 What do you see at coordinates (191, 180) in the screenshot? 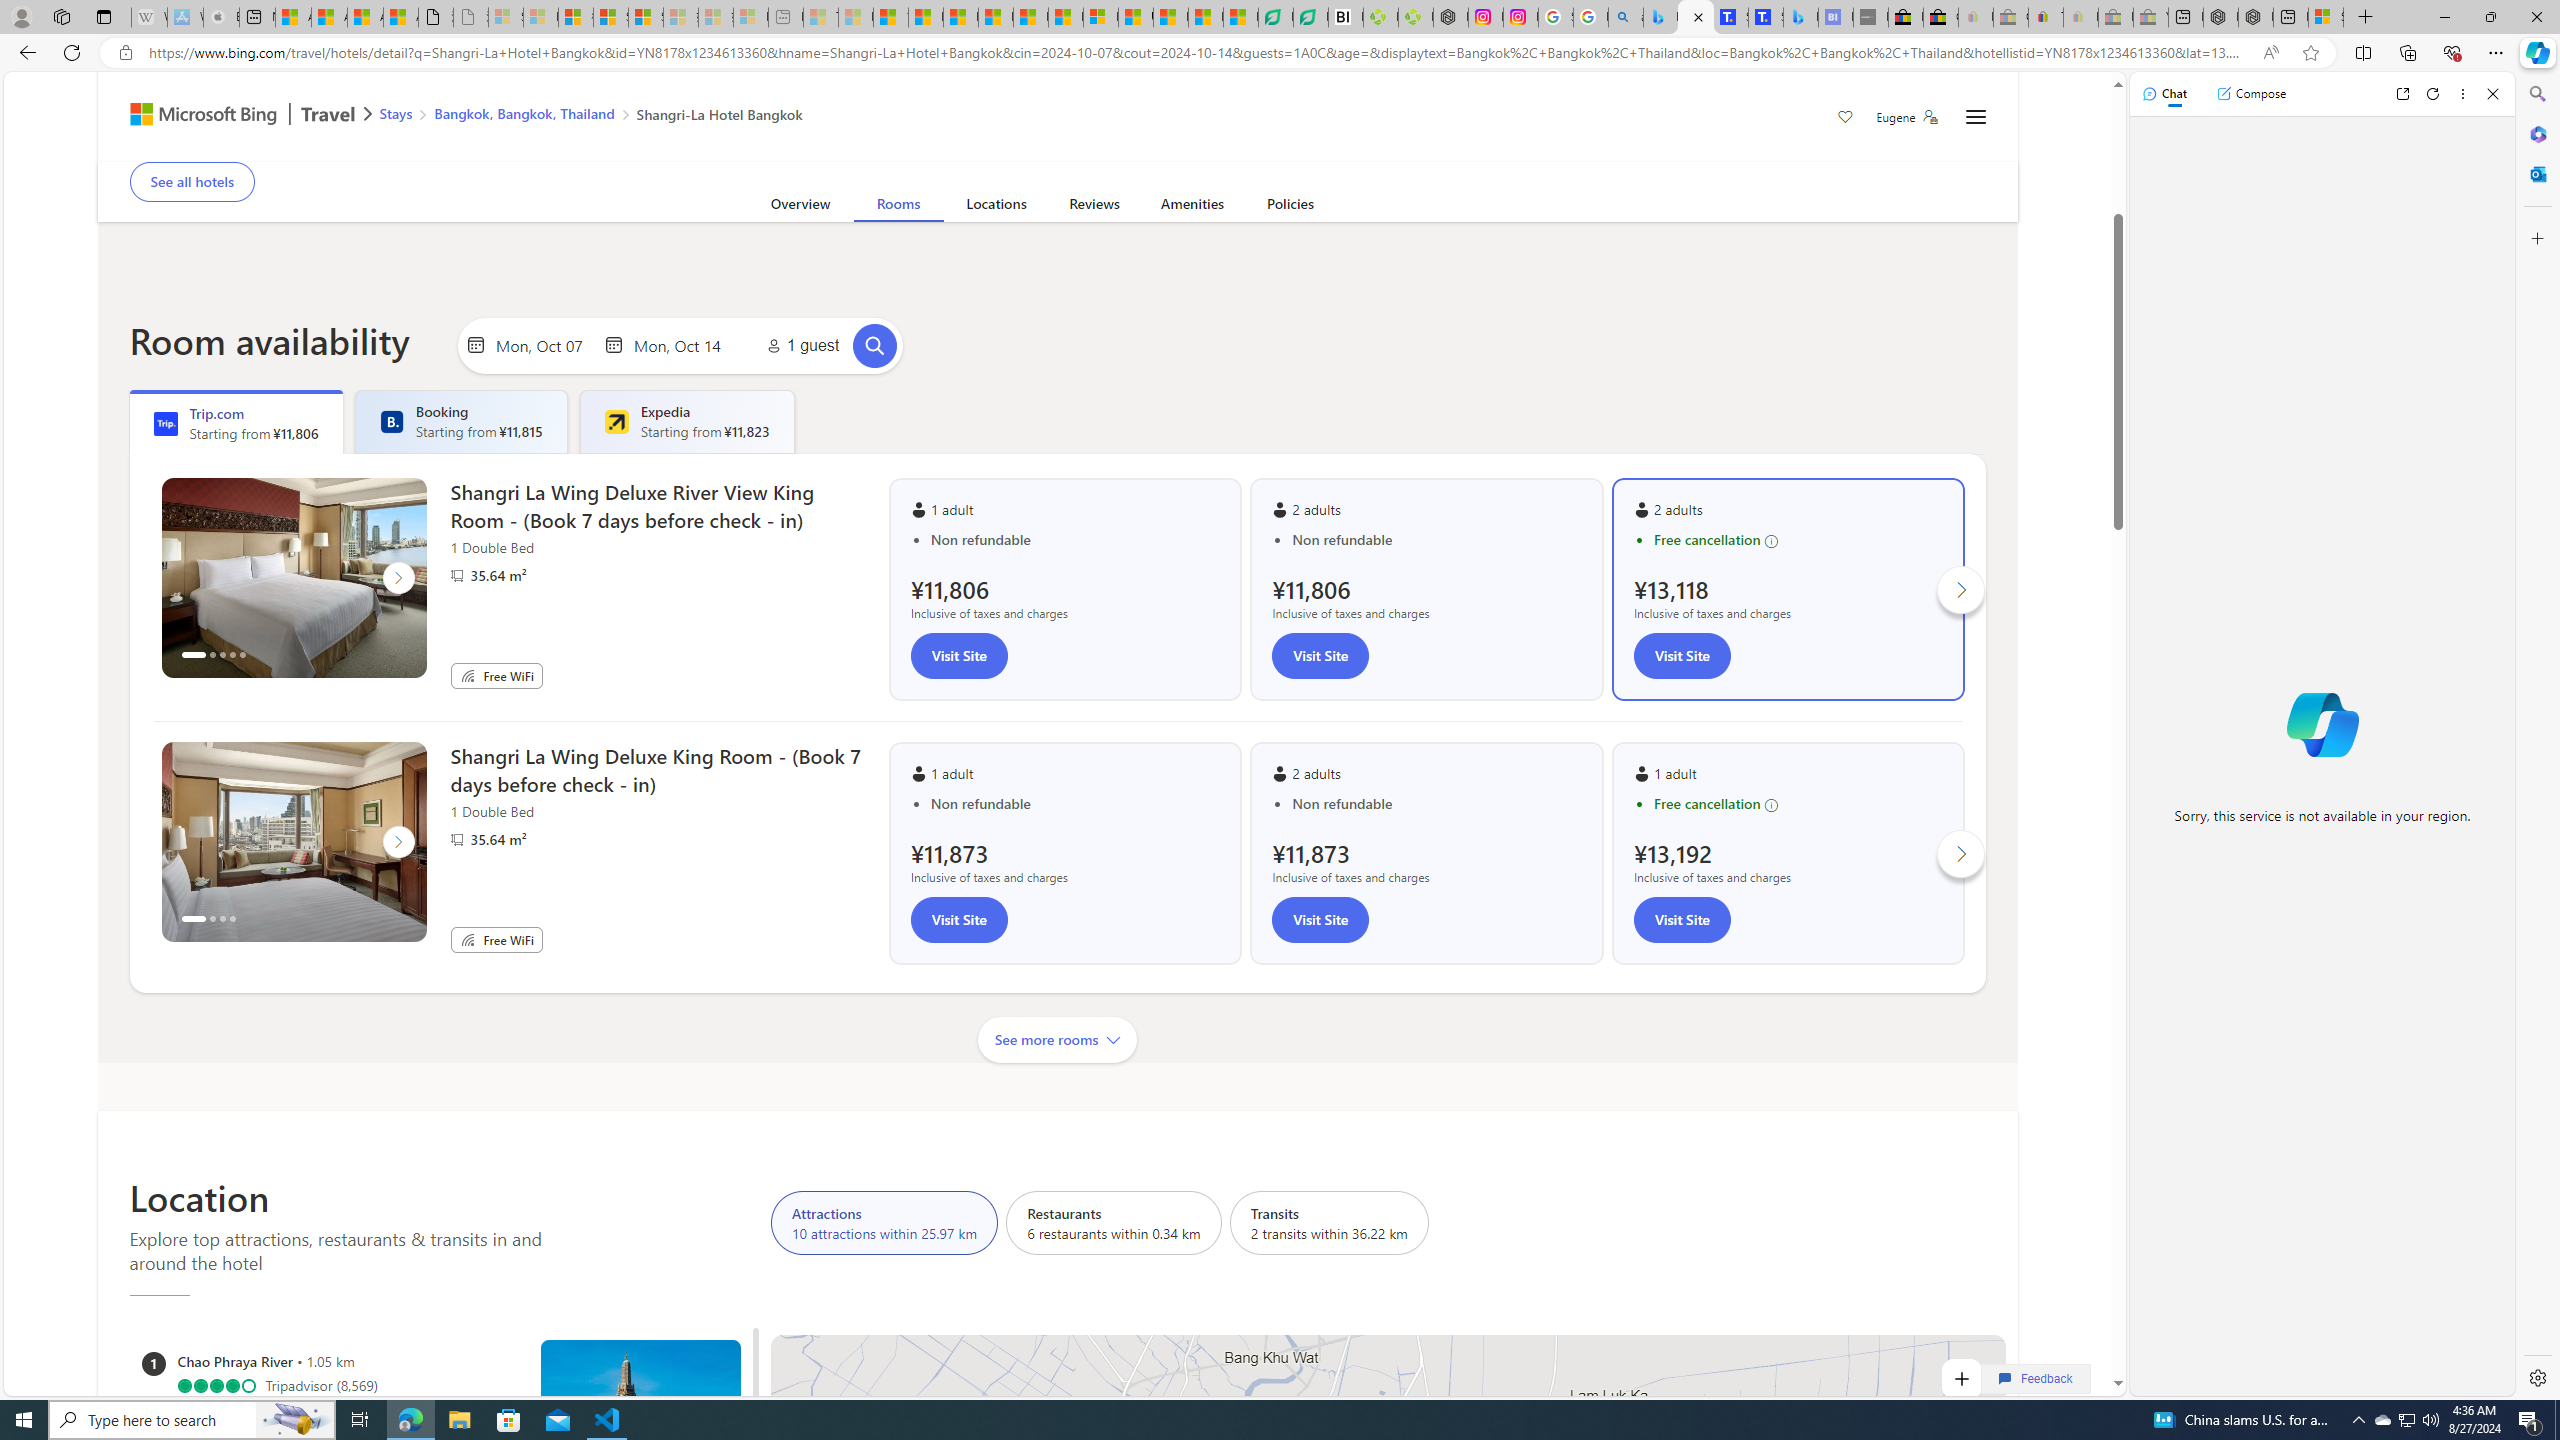
I see `'See all hotels'` at bounding box center [191, 180].